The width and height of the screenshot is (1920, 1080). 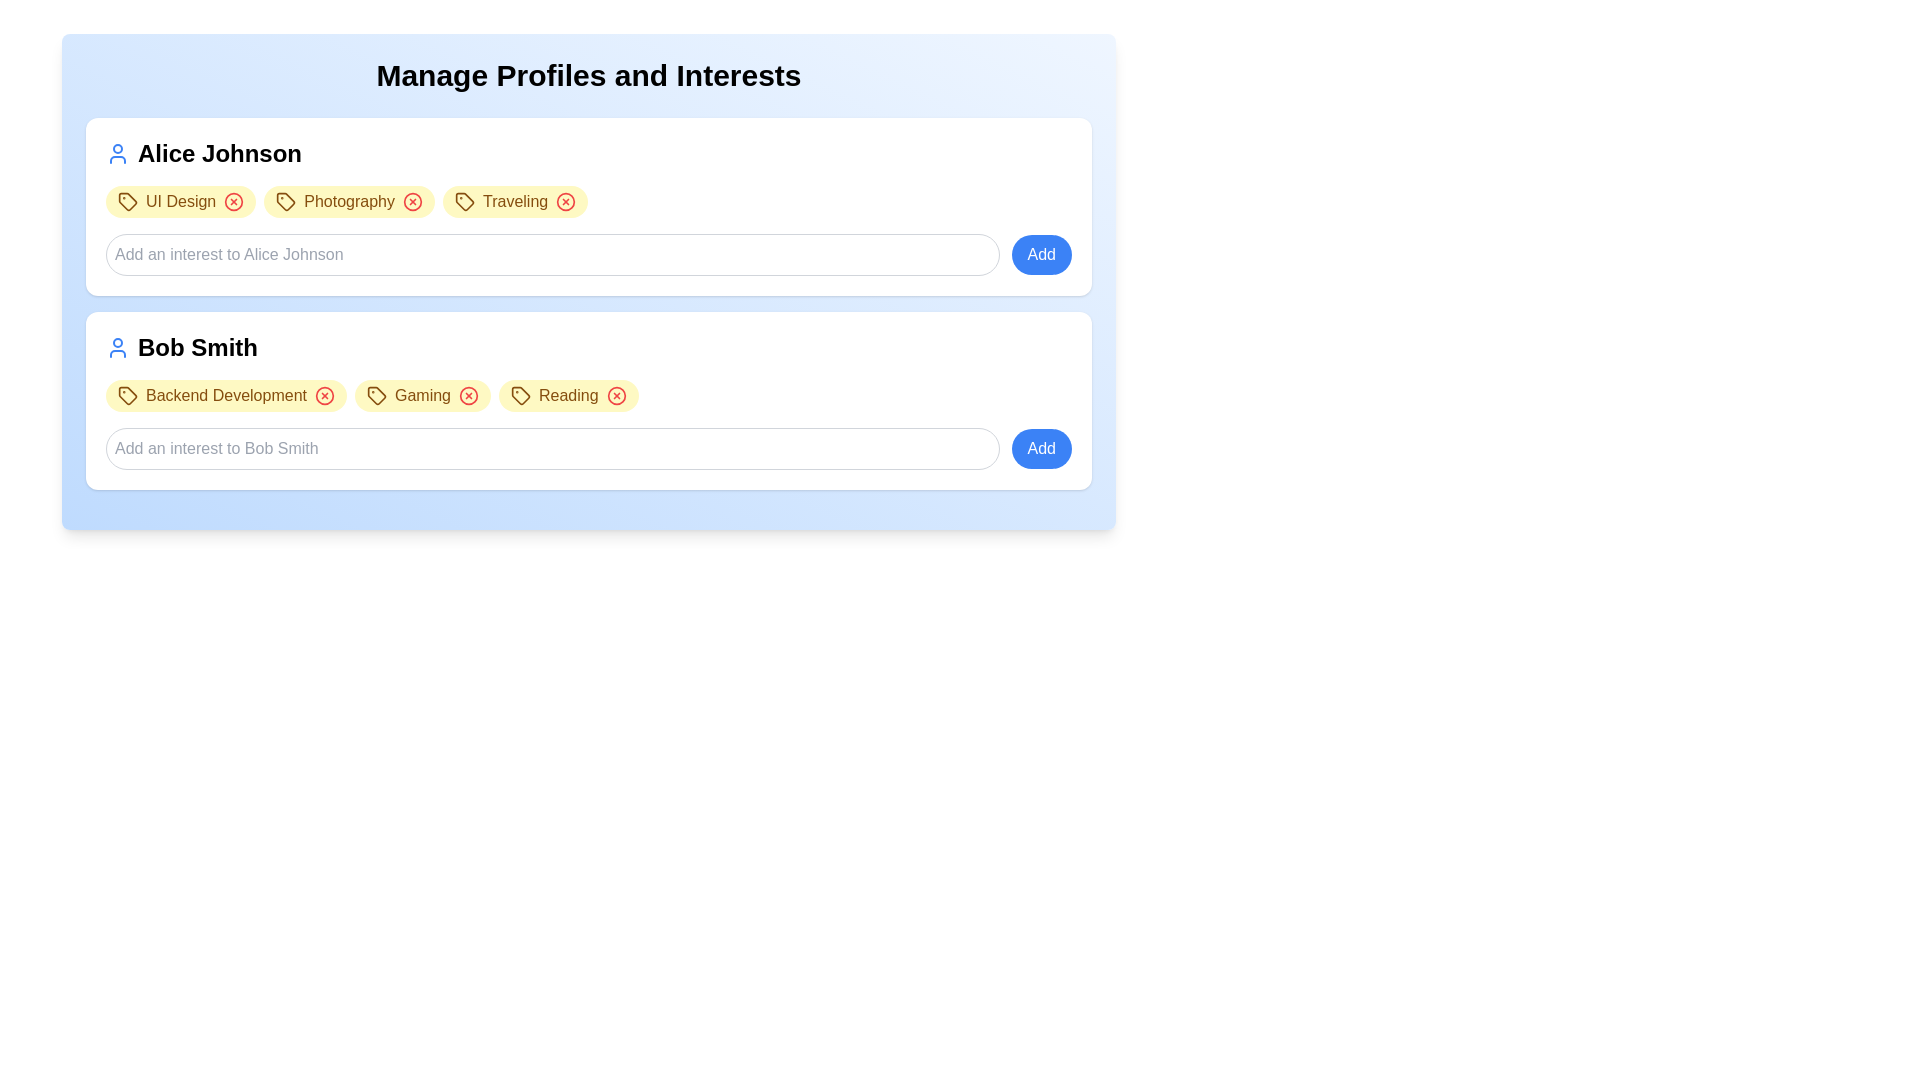 What do you see at coordinates (226, 396) in the screenshot?
I see `the yellow rounded pill-shaped tag labeled 'Backend Development' located under the 'Bob Smith' section, positioned between the name header and the input bar` at bounding box center [226, 396].